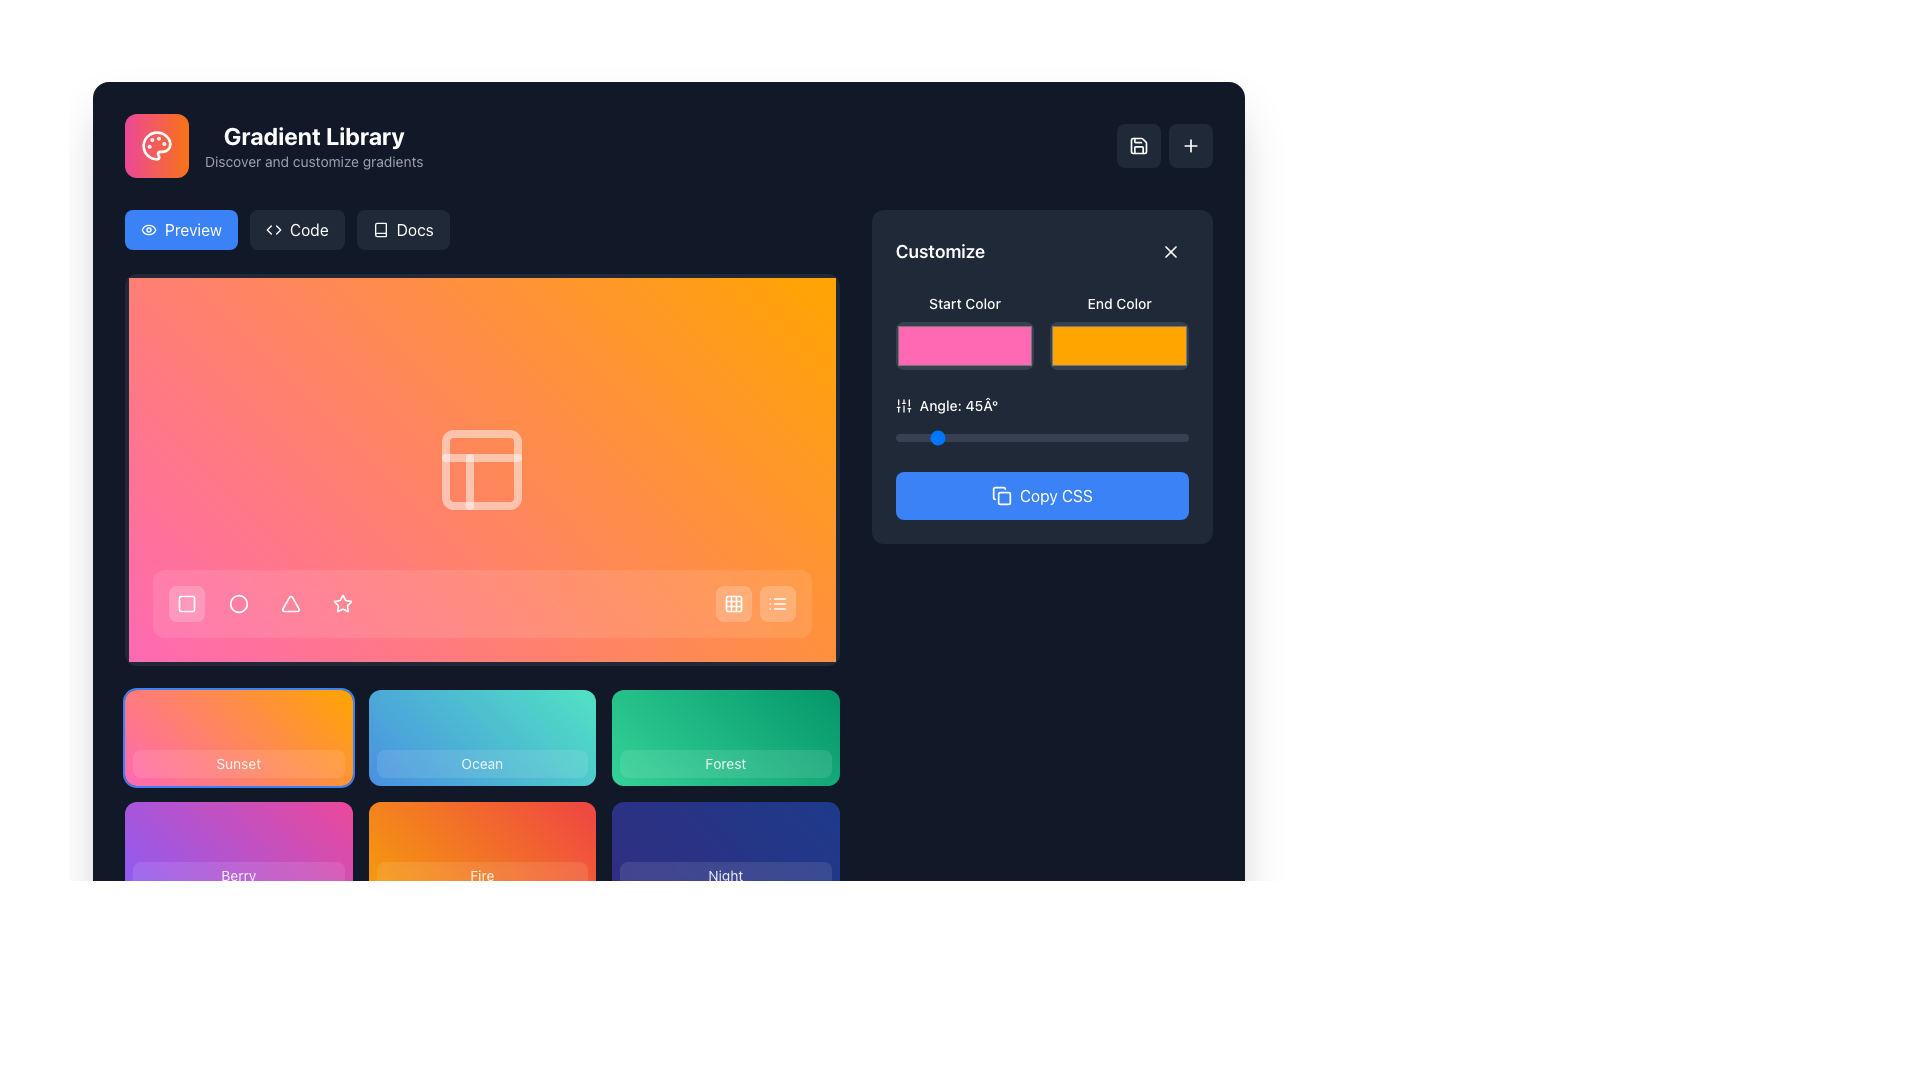 The height and width of the screenshot is (1080, 1920). Describe the element at coordinates (976, 437) in the screenshot. I see `the angle` at that location.